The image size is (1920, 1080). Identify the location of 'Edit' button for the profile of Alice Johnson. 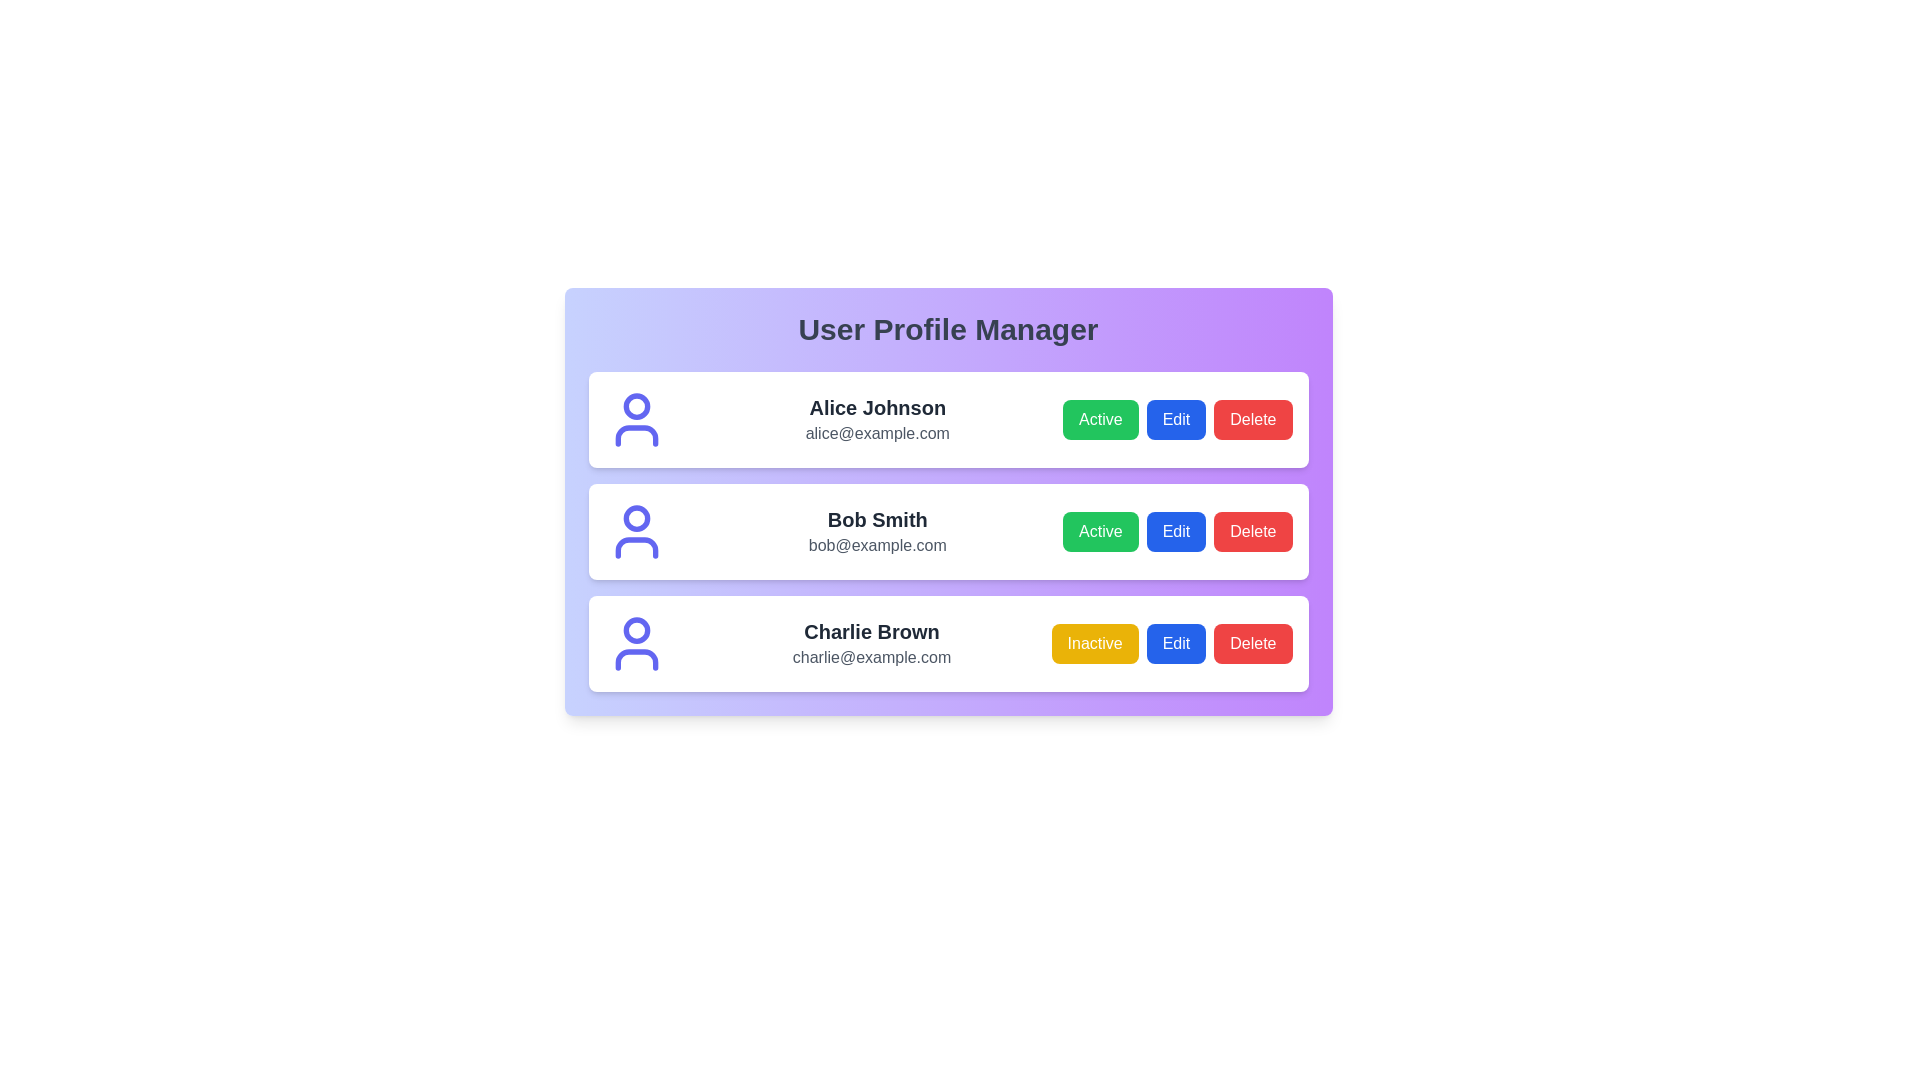
(1176, 419).